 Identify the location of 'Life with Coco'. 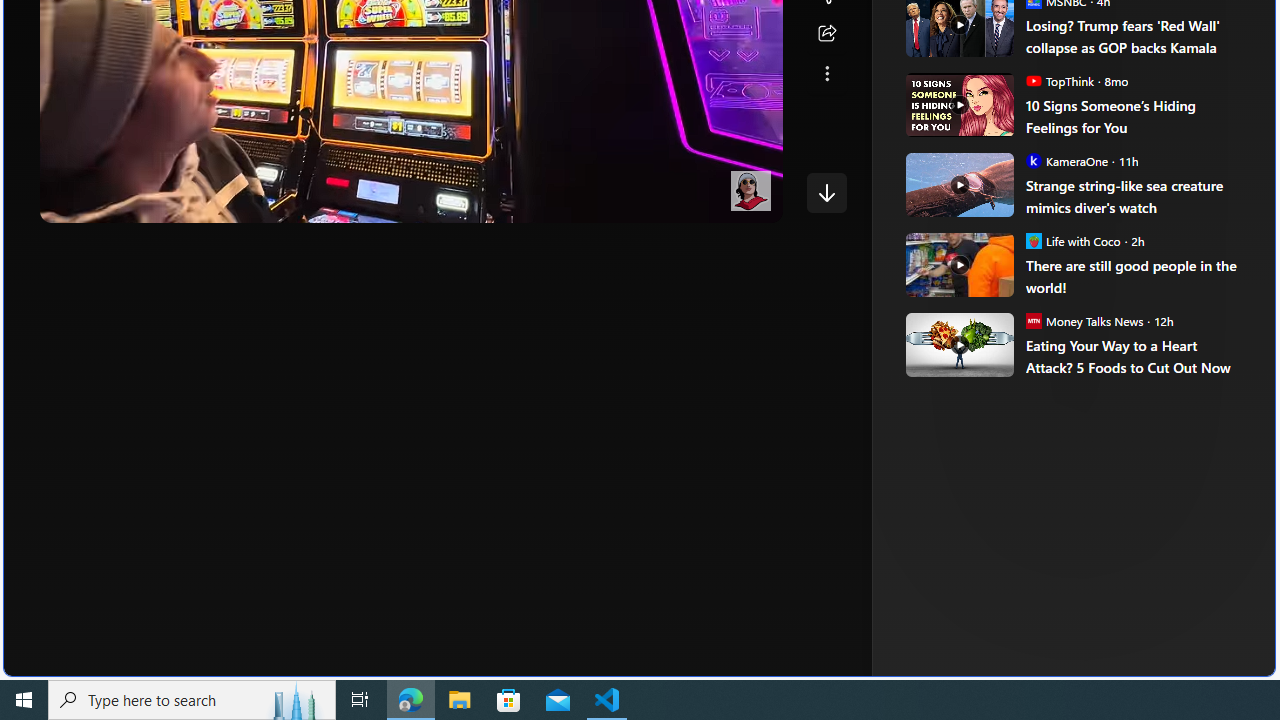
(1033, 239).